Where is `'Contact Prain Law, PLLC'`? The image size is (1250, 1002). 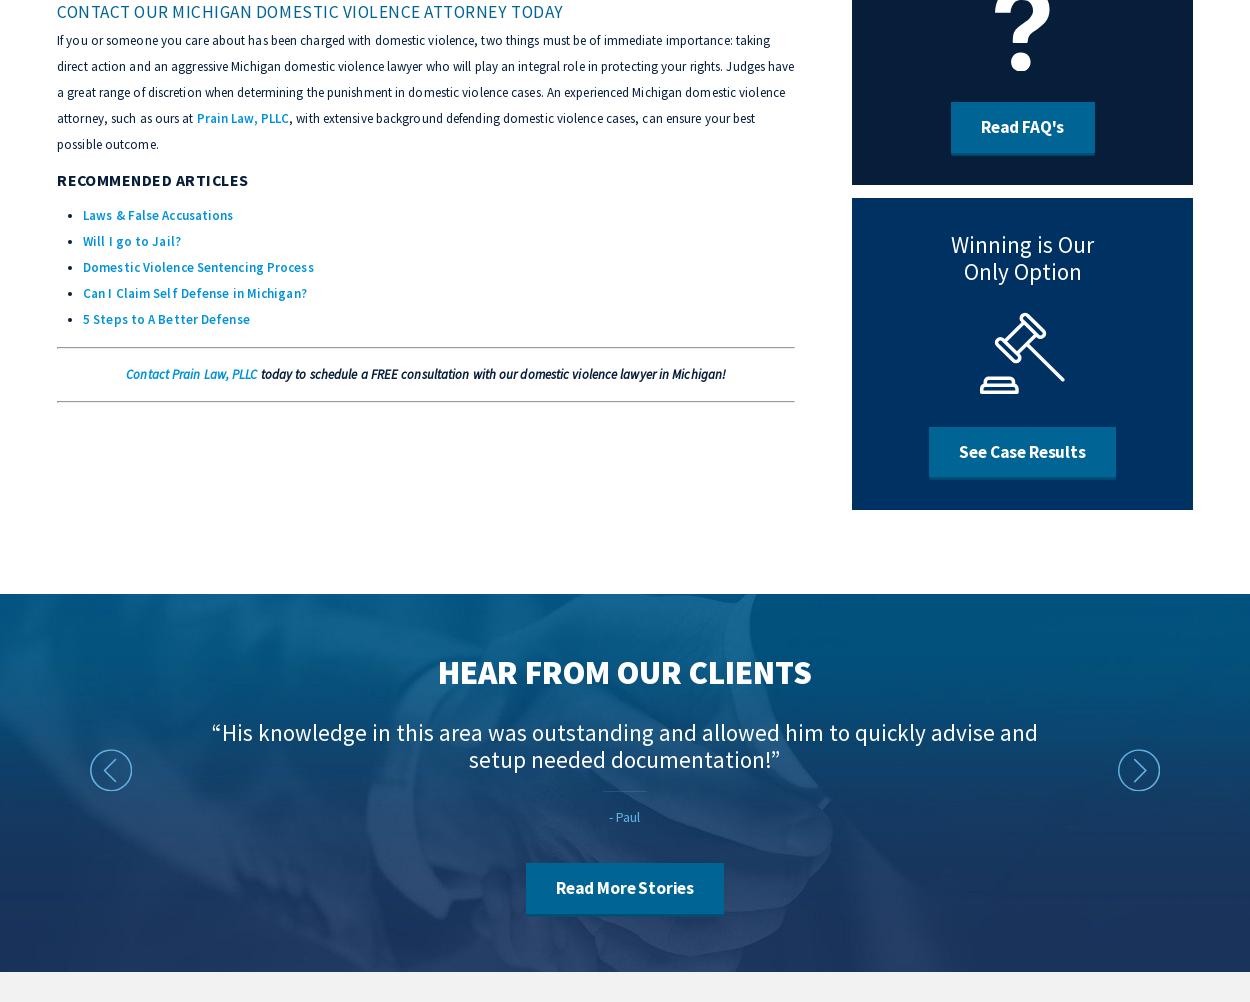
'Contact Prain Law, PLLC' is located at coordinates (190, 373).